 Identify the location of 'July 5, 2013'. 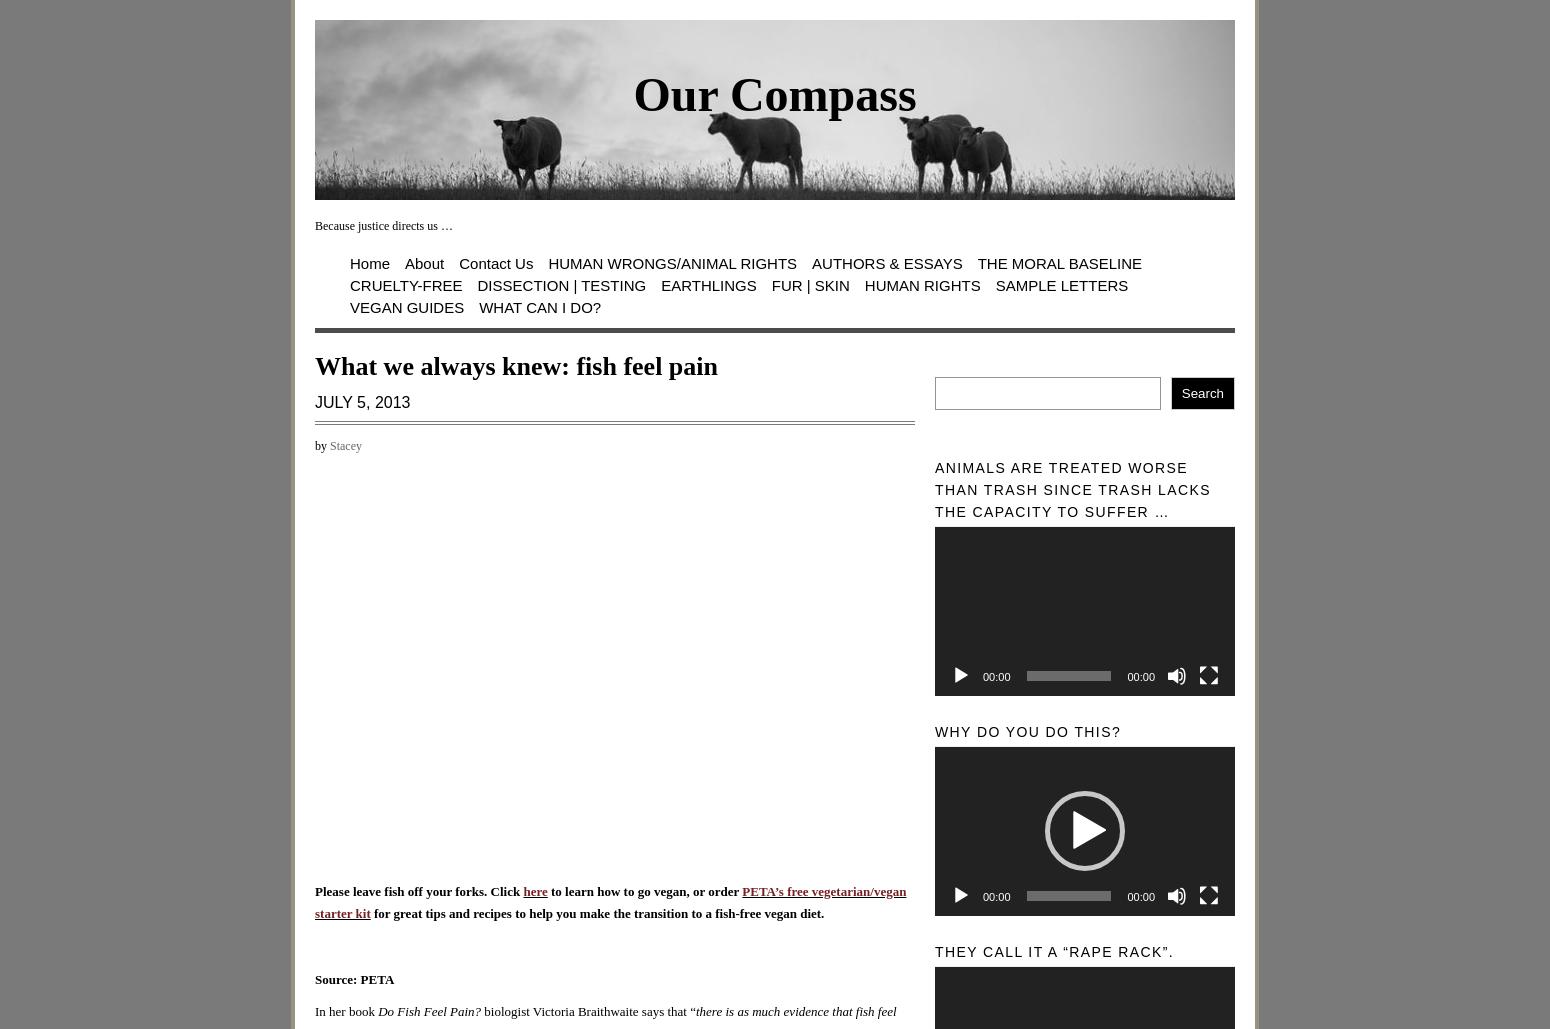
(313, 400).